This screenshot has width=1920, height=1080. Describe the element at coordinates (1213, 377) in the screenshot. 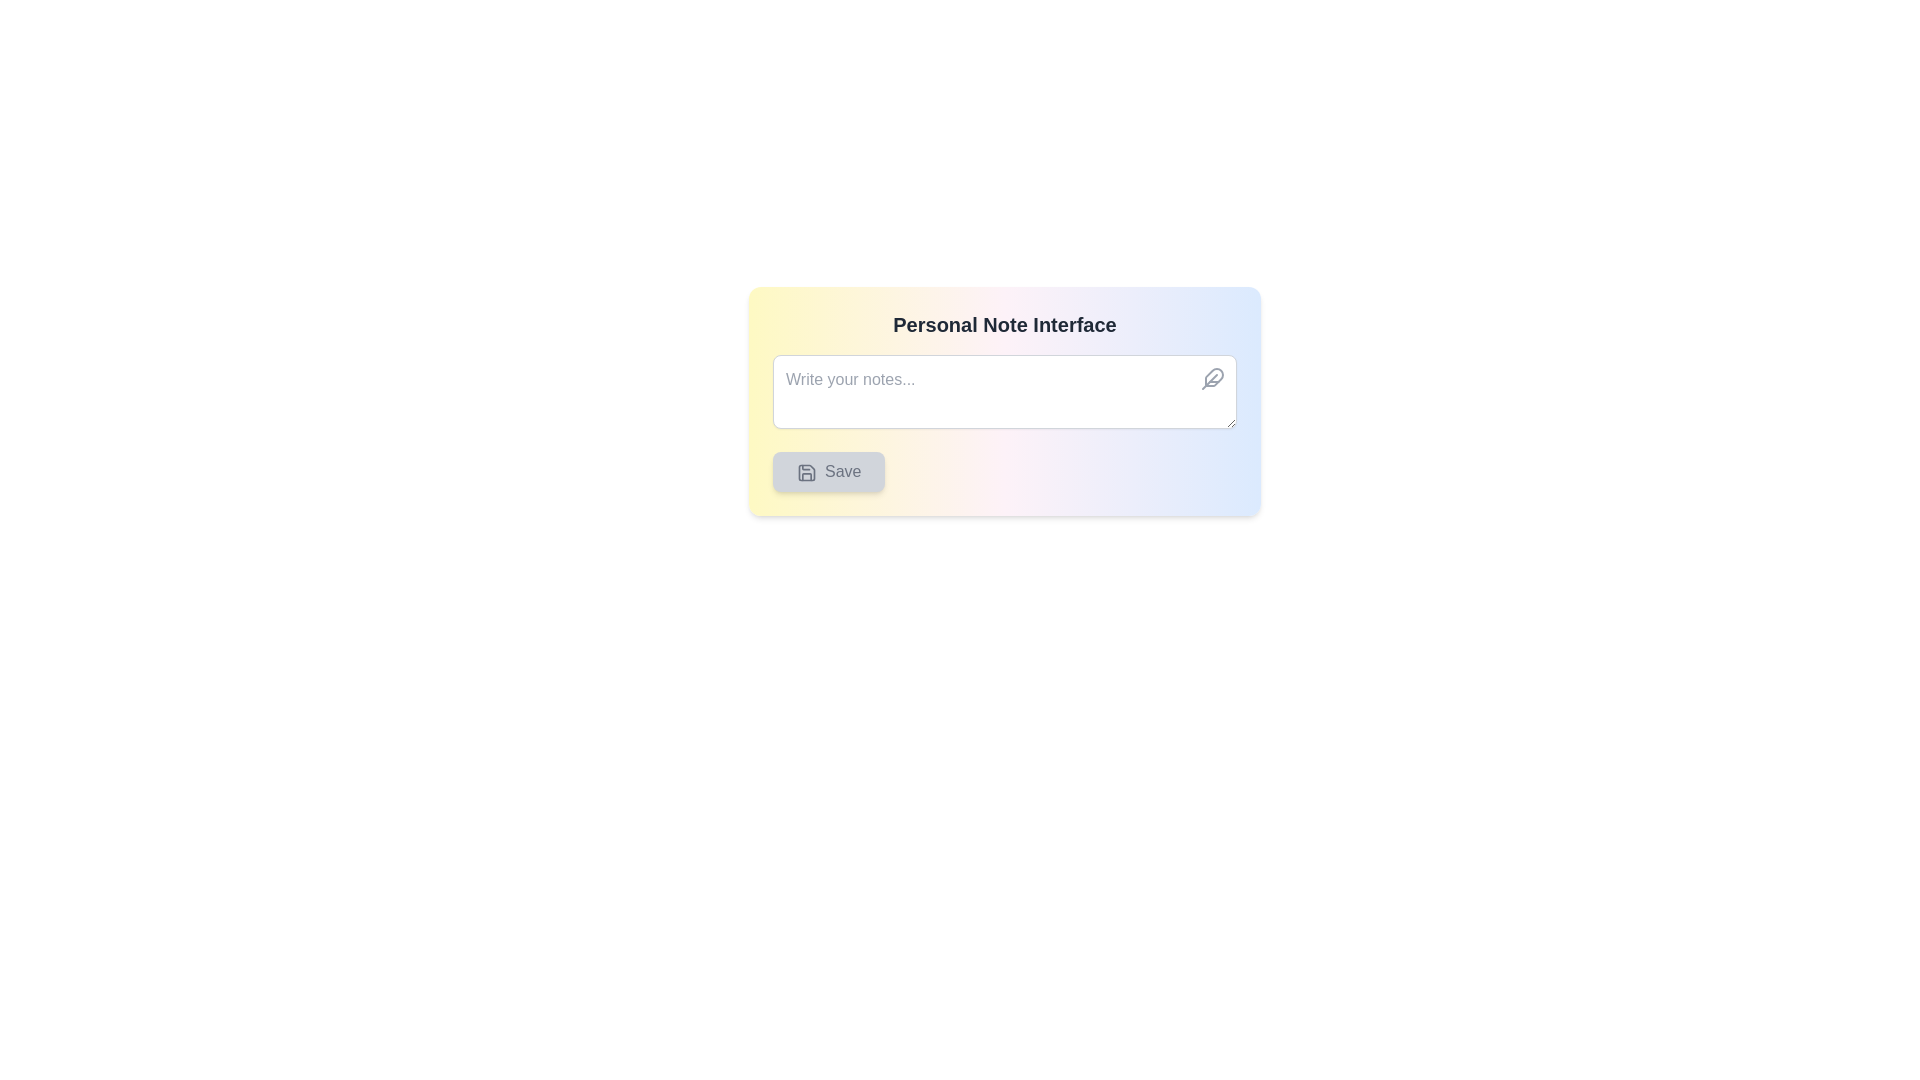

I see `the feather icon located in the upper-right corner of the text input box` at that location.